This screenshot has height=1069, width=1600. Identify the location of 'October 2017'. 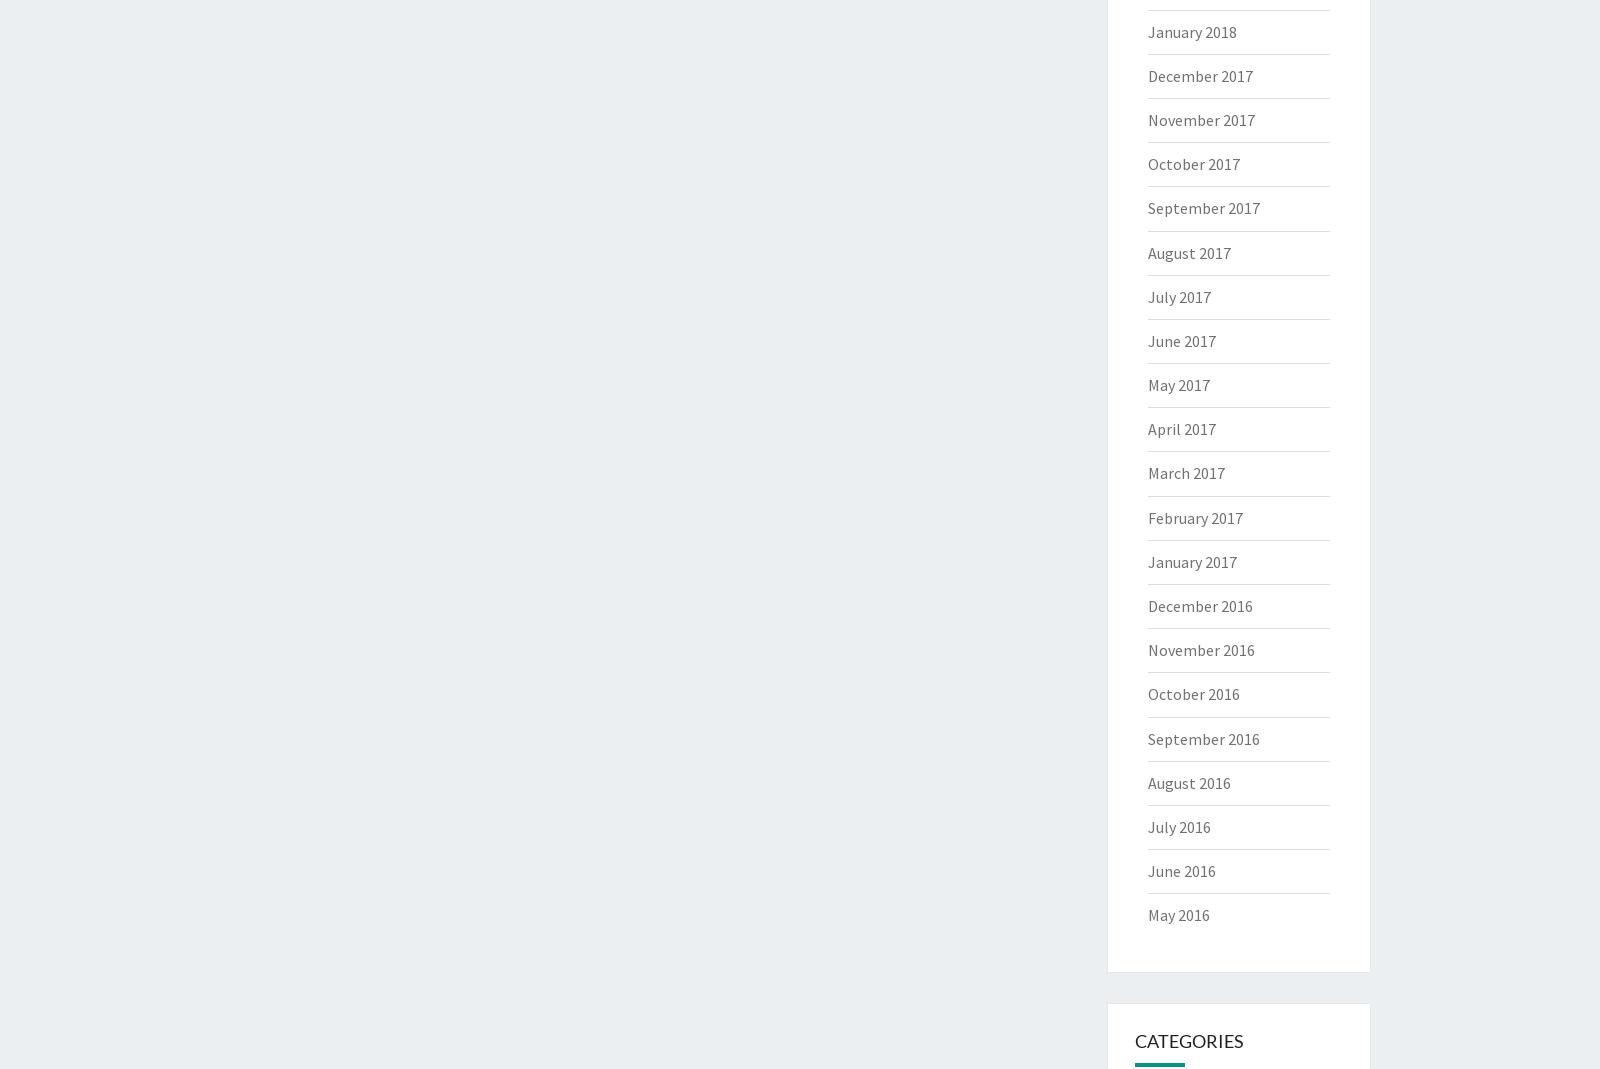
(1192, 163).